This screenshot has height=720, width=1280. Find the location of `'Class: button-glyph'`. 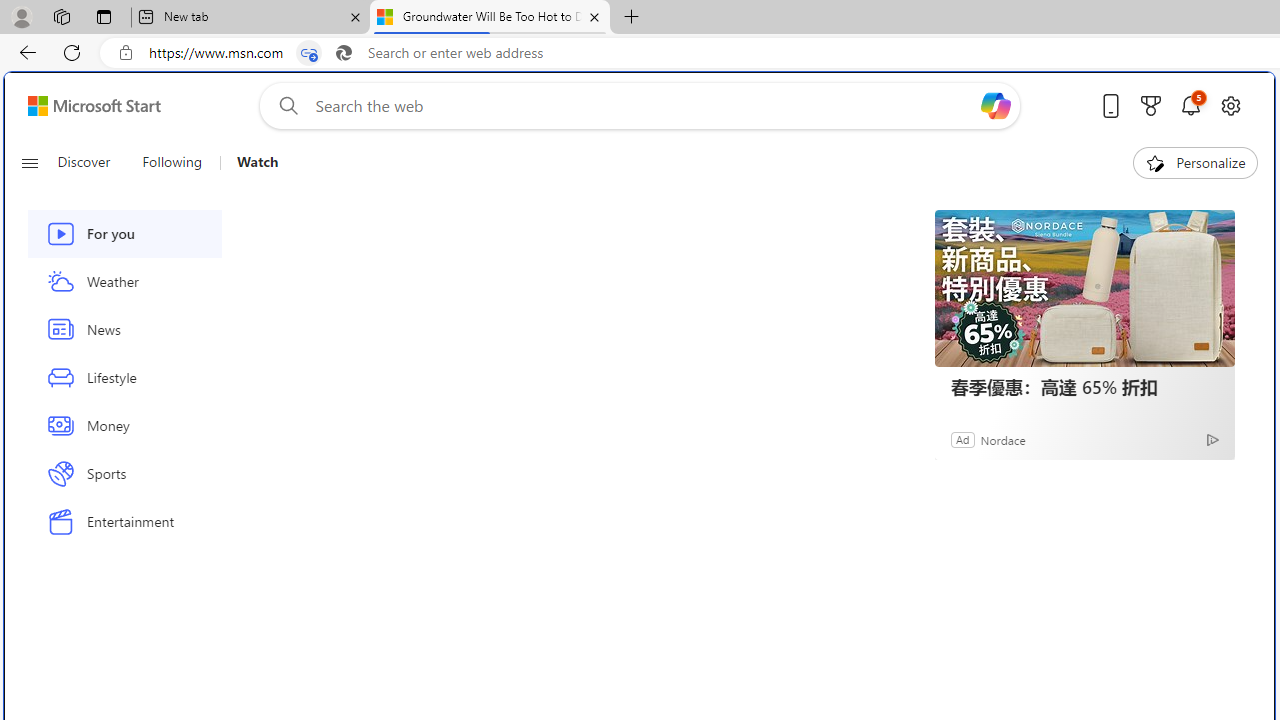

'Class: button-glyph' is located at coordinates (29, 162).